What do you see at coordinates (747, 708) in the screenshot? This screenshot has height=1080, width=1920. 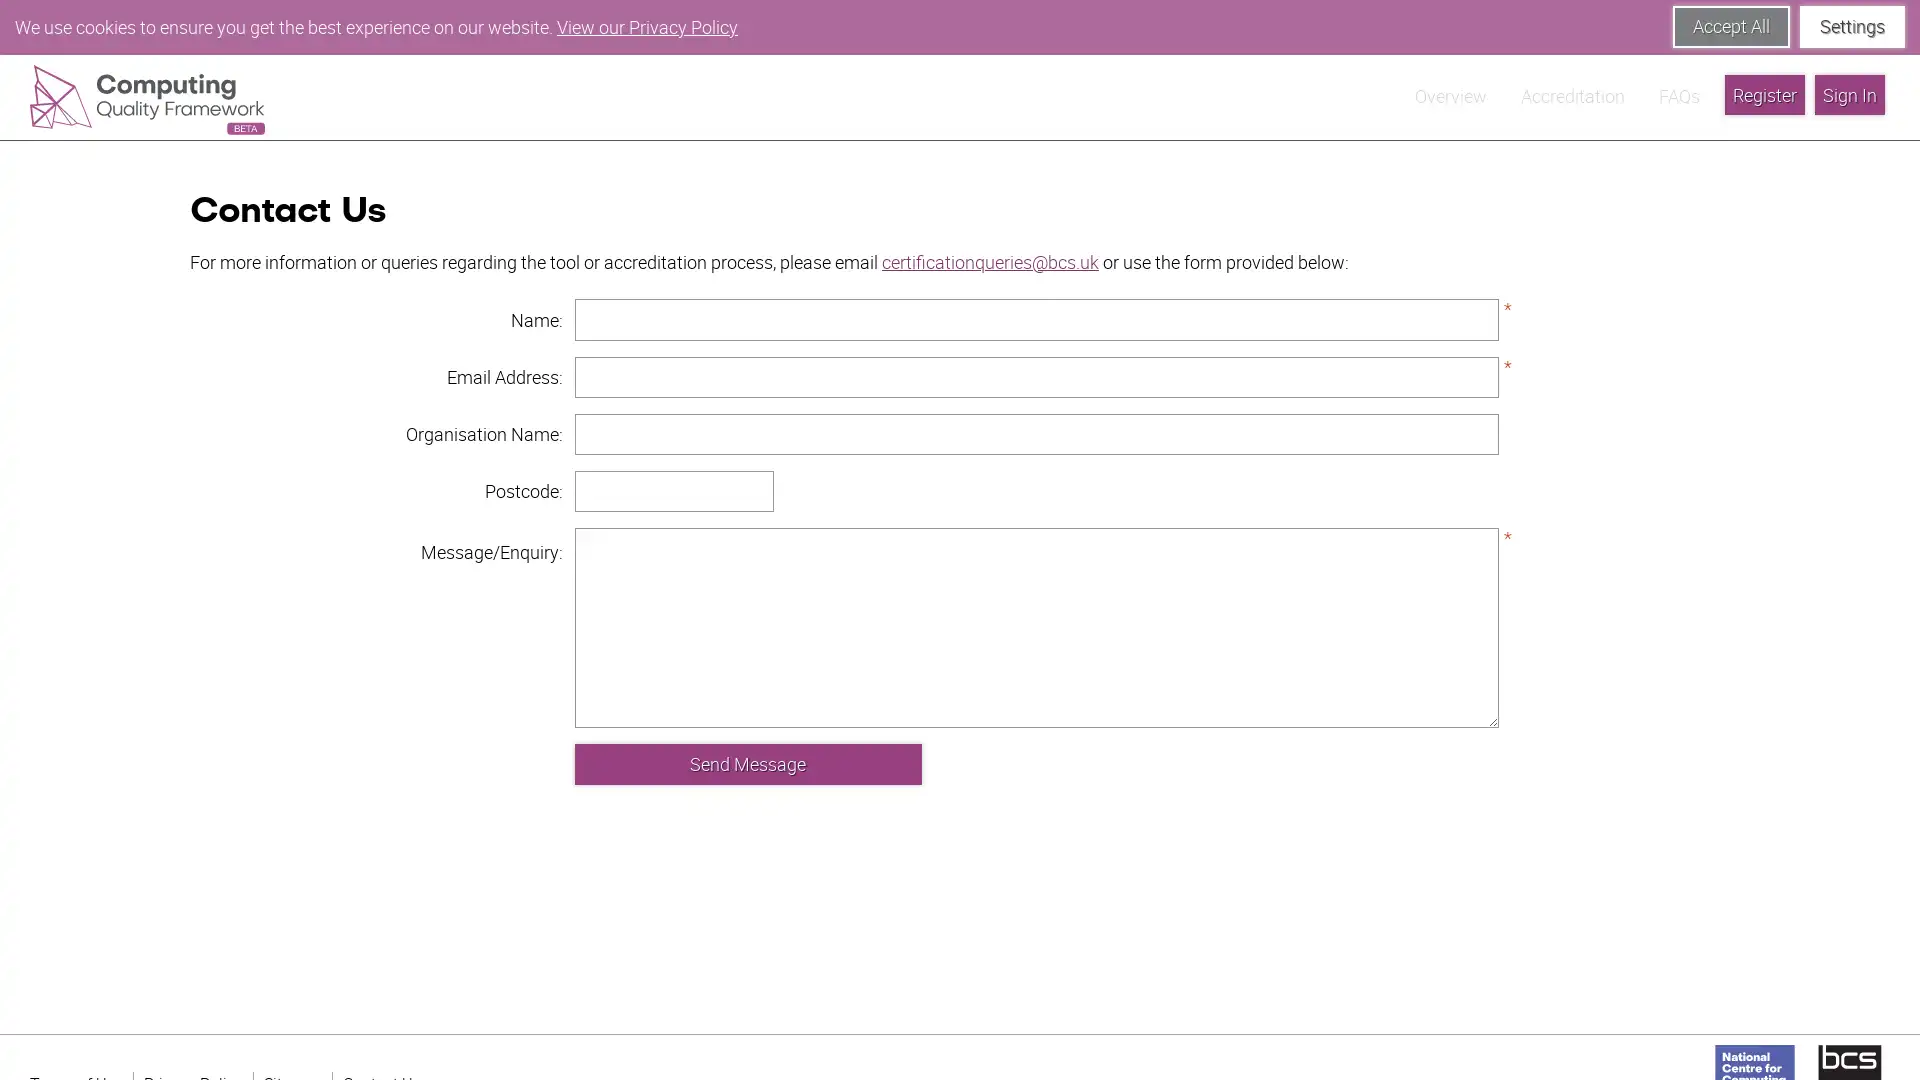 I see `Send Message` at bounding box center [747, 708].